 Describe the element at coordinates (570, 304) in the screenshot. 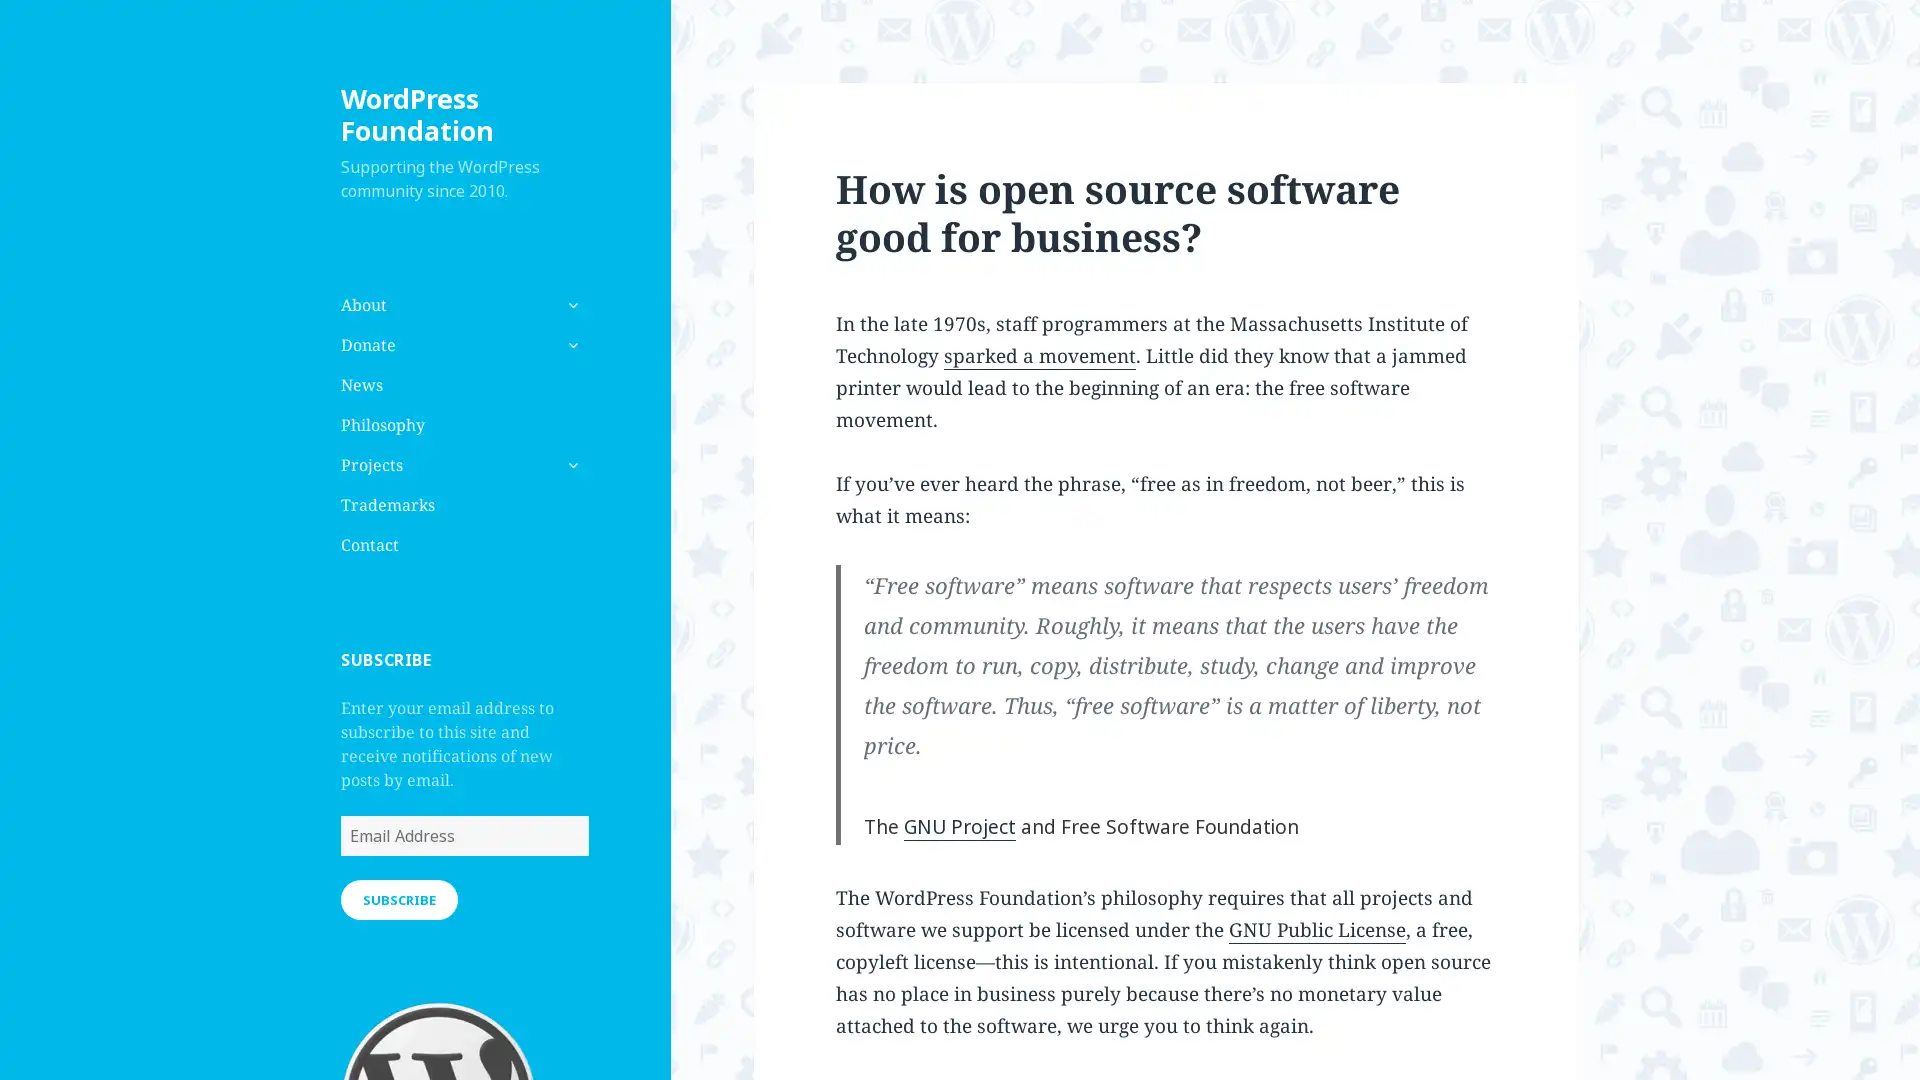

I see `expand child menu` at that location.